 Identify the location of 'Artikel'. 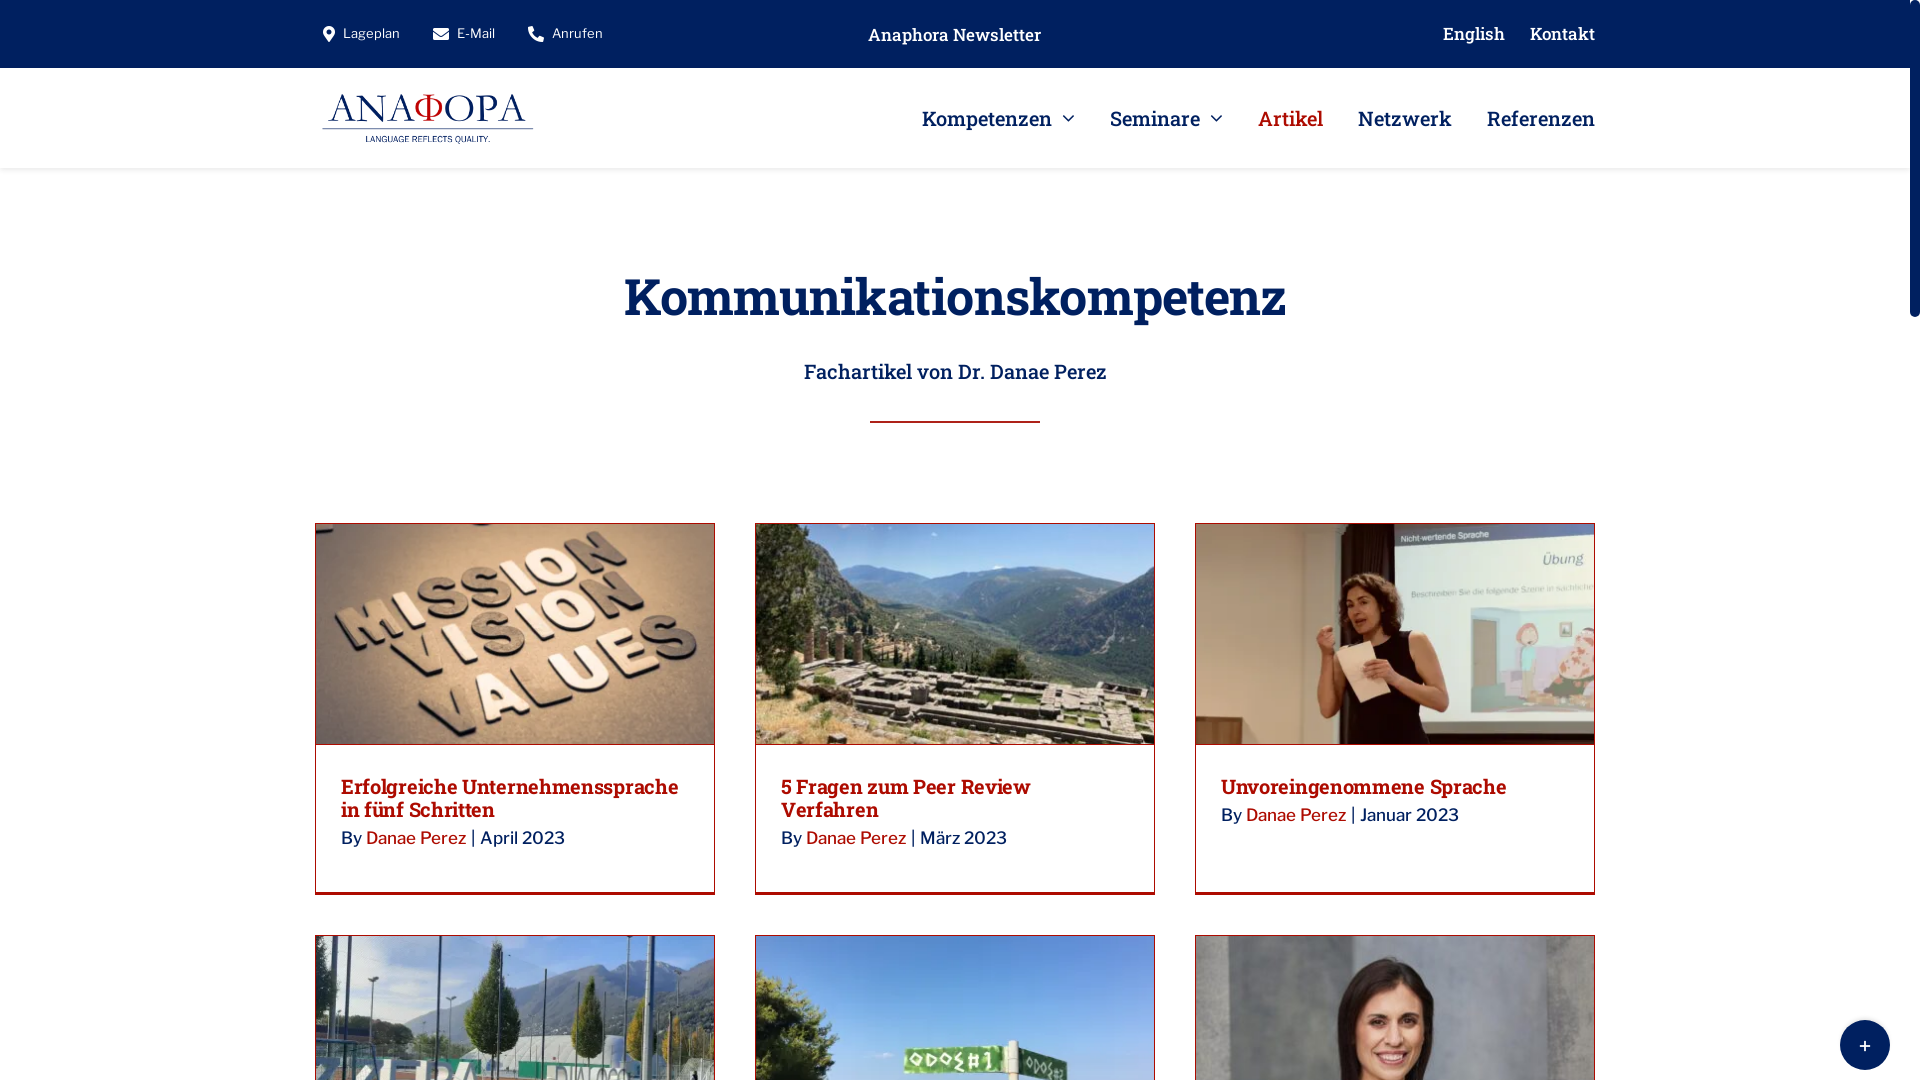
(1290, 118).